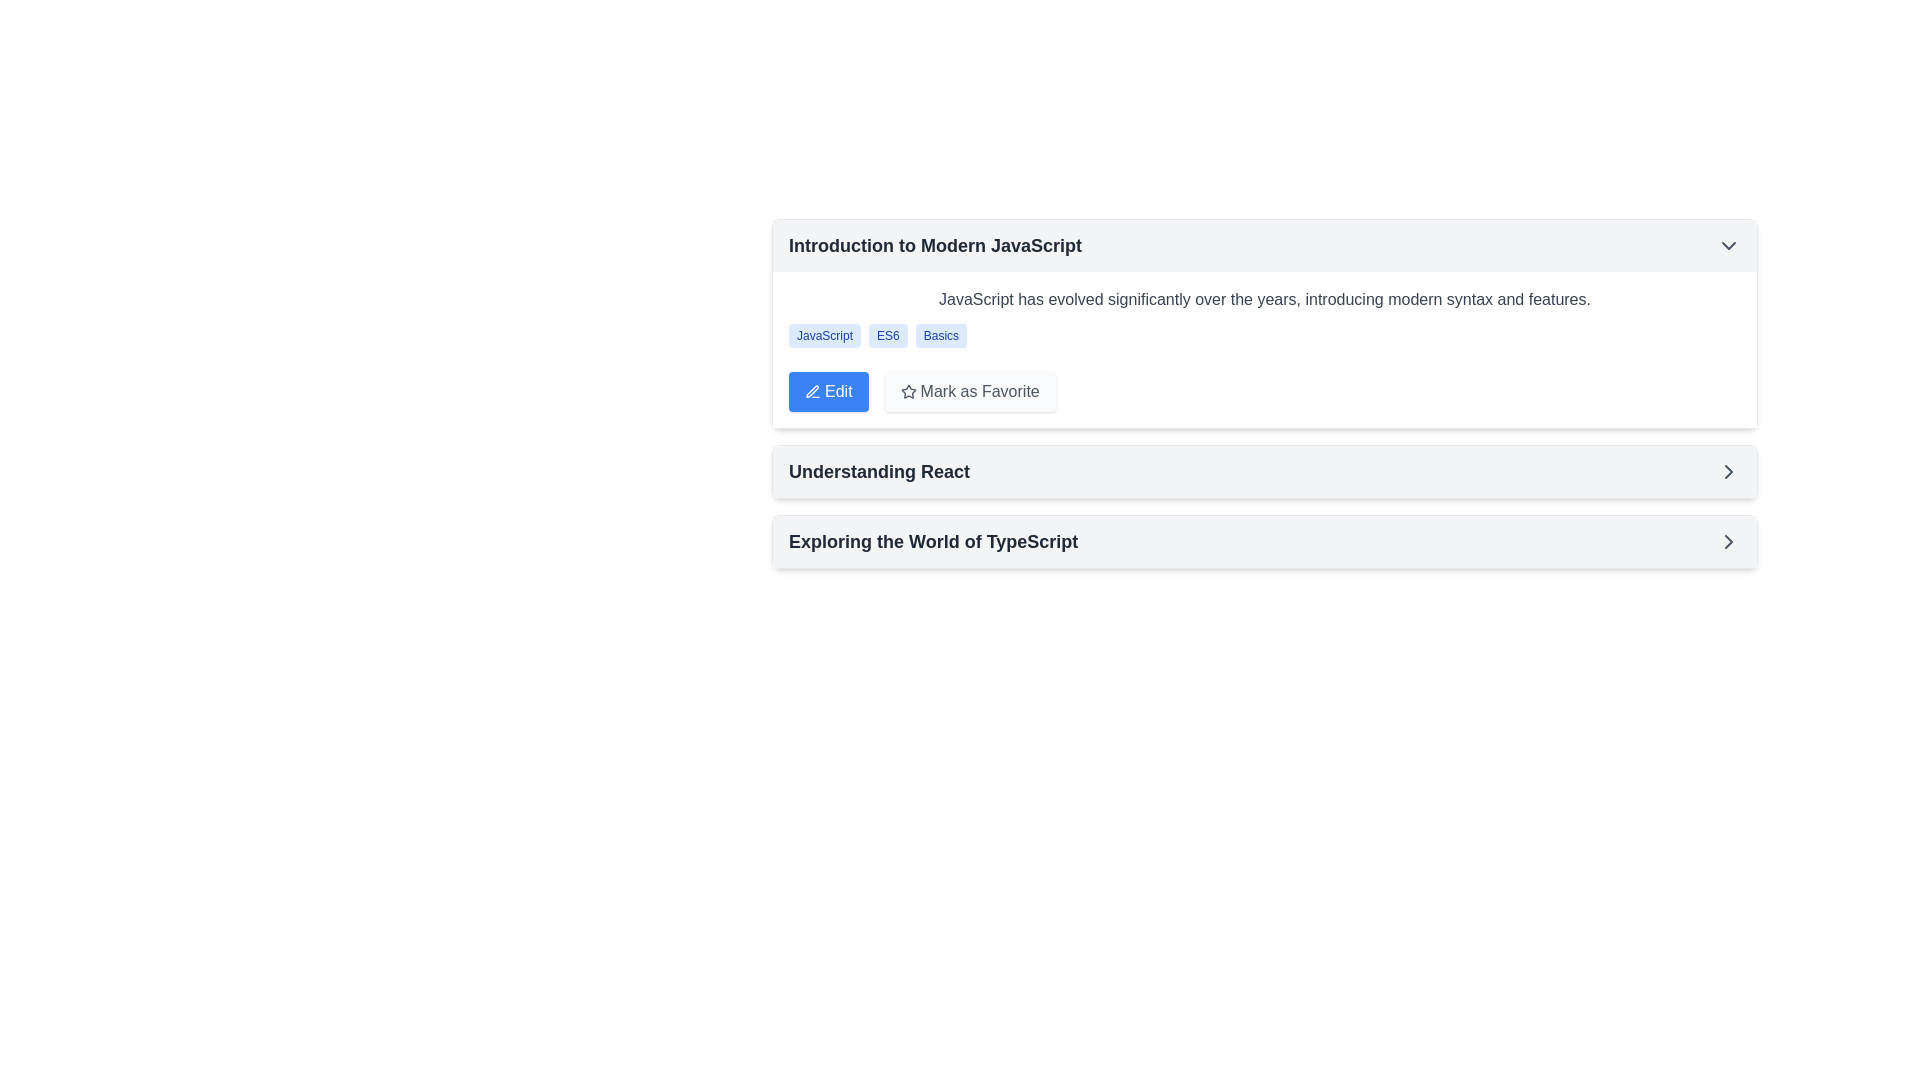 The image size is (1920, 1080). Describe the element at coordinates (1727, 245) in the screenshot. I see `the downward-pointing chevron icon styled as an SVG element located at the far right end of the header bar for 'Introduction to Modern JavaScript'` at that location.